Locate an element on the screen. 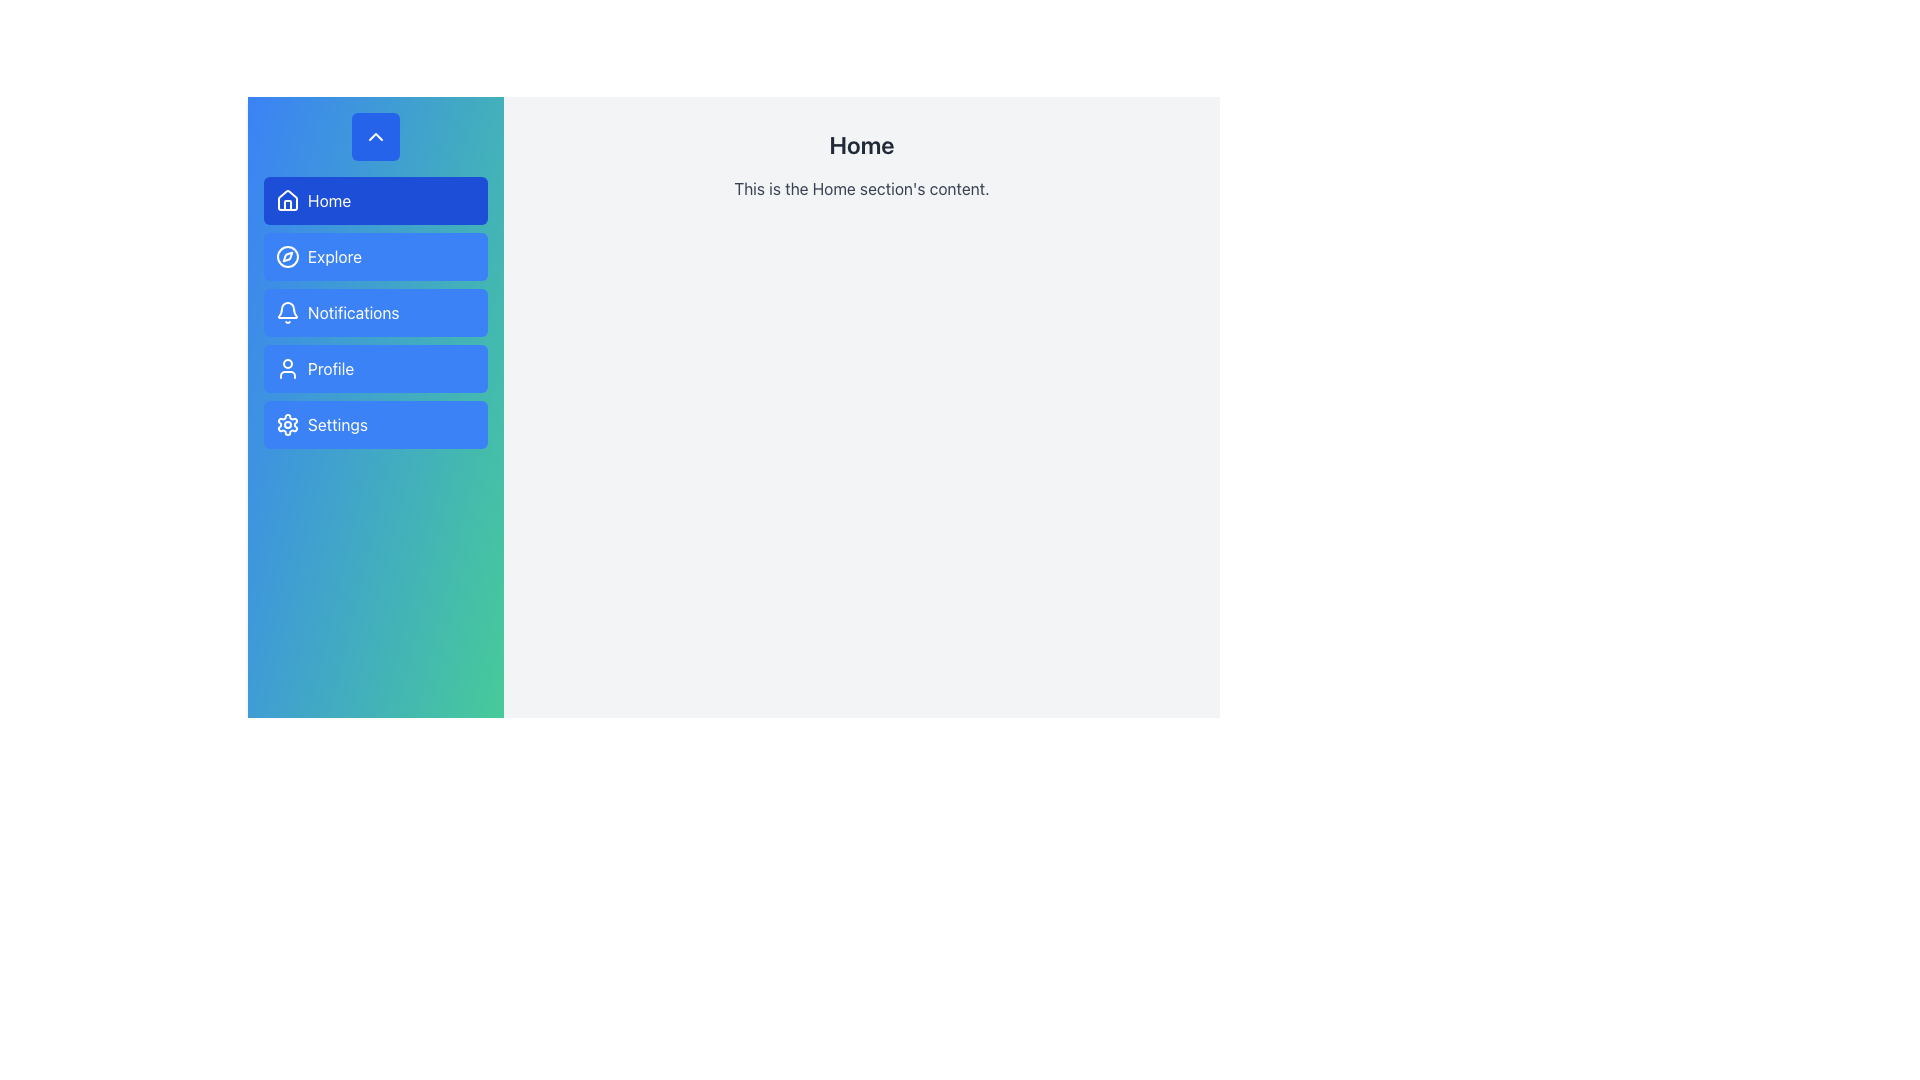  the Home icon in the sidebar menu, which visually indicates its purpose as part of the Home navigation option is located at coordinates (287, 200).